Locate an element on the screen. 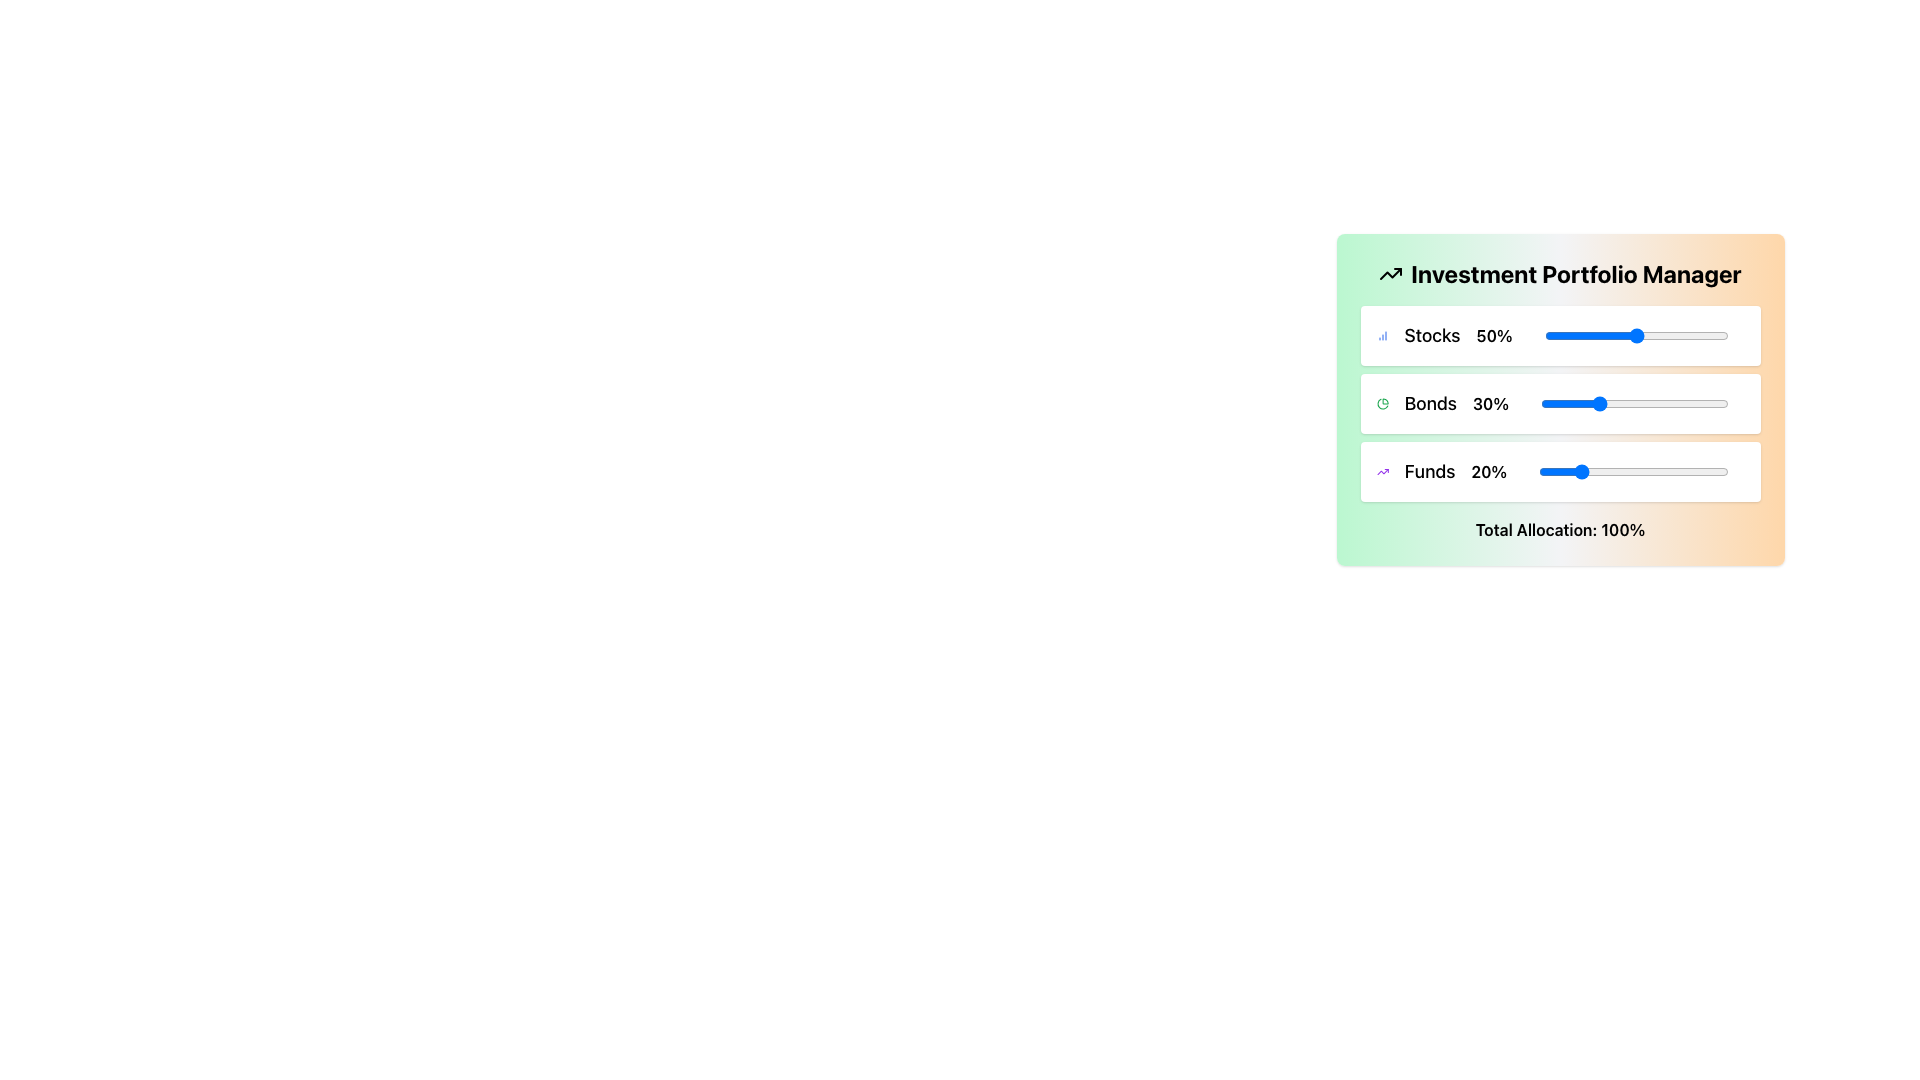 The width and height of the screenshot is (1920, 1080). the 'Funds' allocation is located at coordinates (1612, 471).